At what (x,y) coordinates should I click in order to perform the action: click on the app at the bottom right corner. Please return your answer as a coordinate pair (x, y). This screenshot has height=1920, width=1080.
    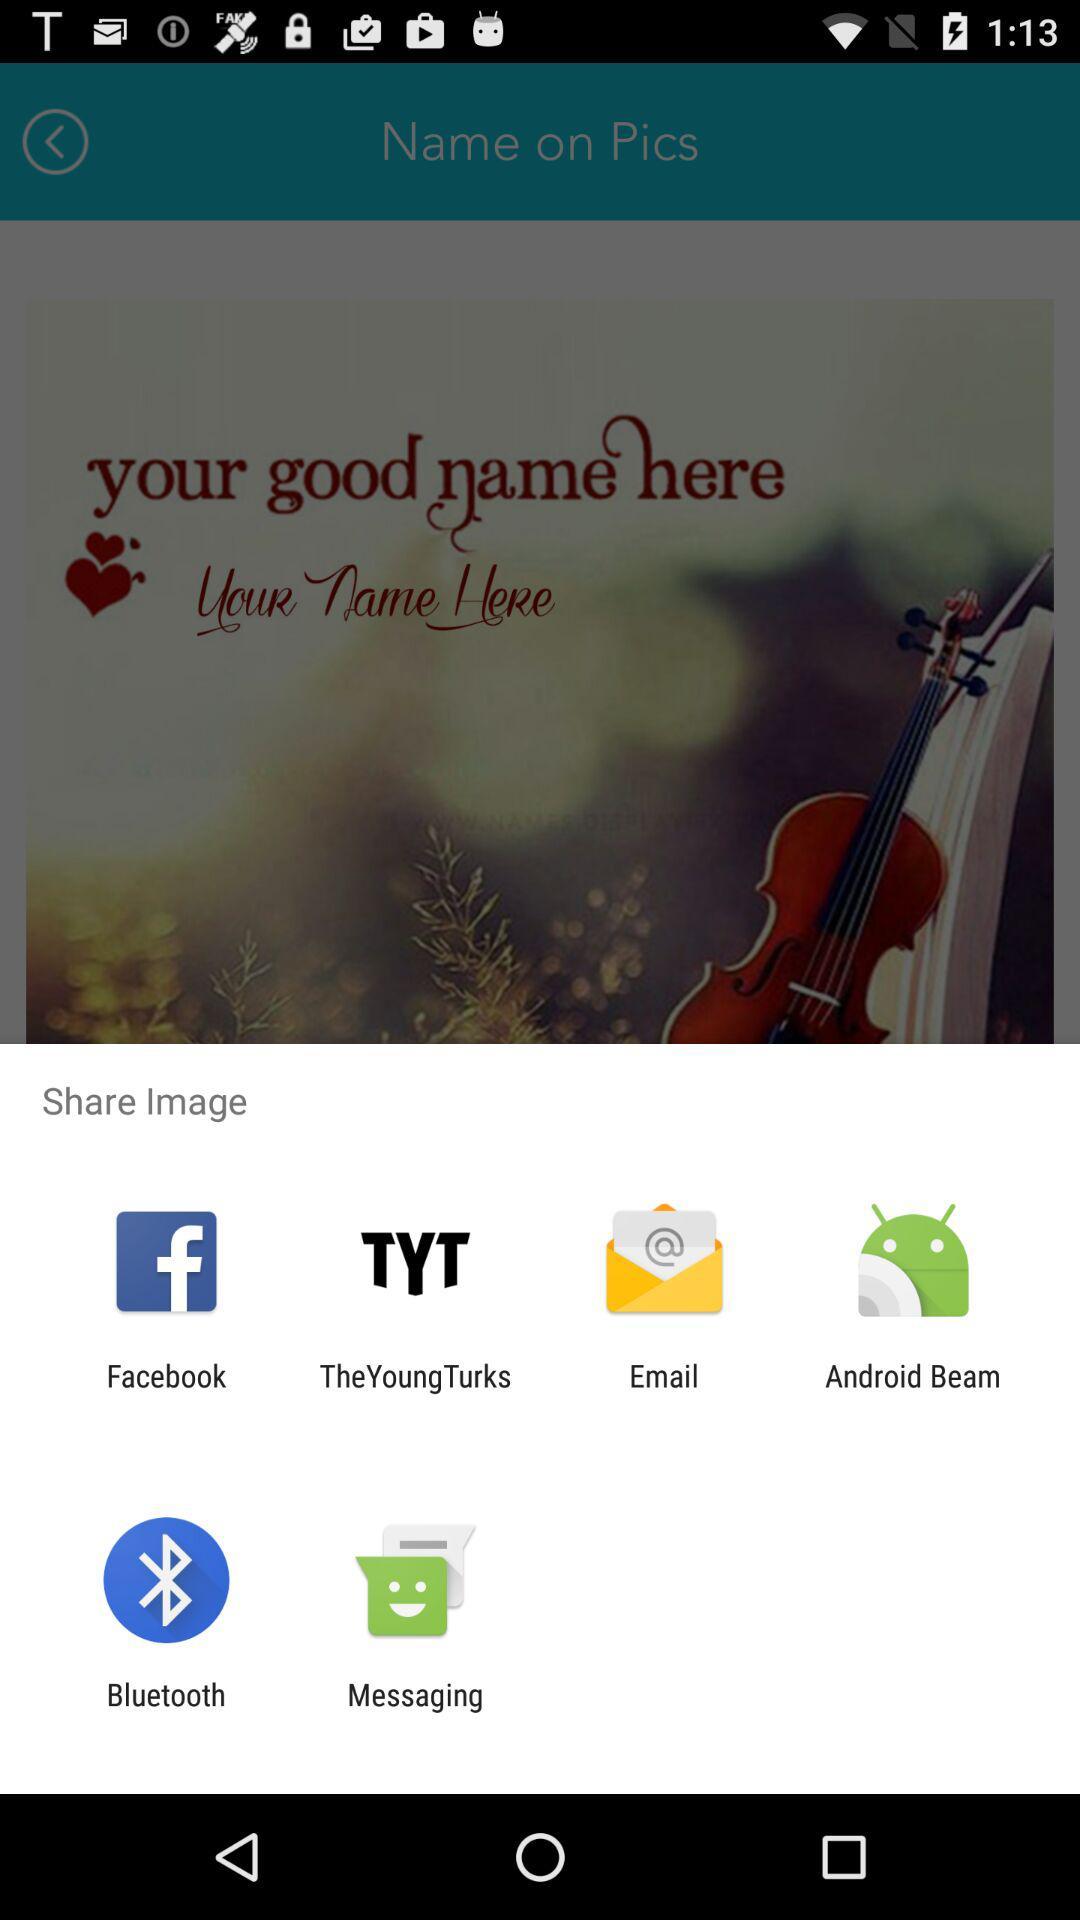
    Looking at the image, I should click on (913, 1392).